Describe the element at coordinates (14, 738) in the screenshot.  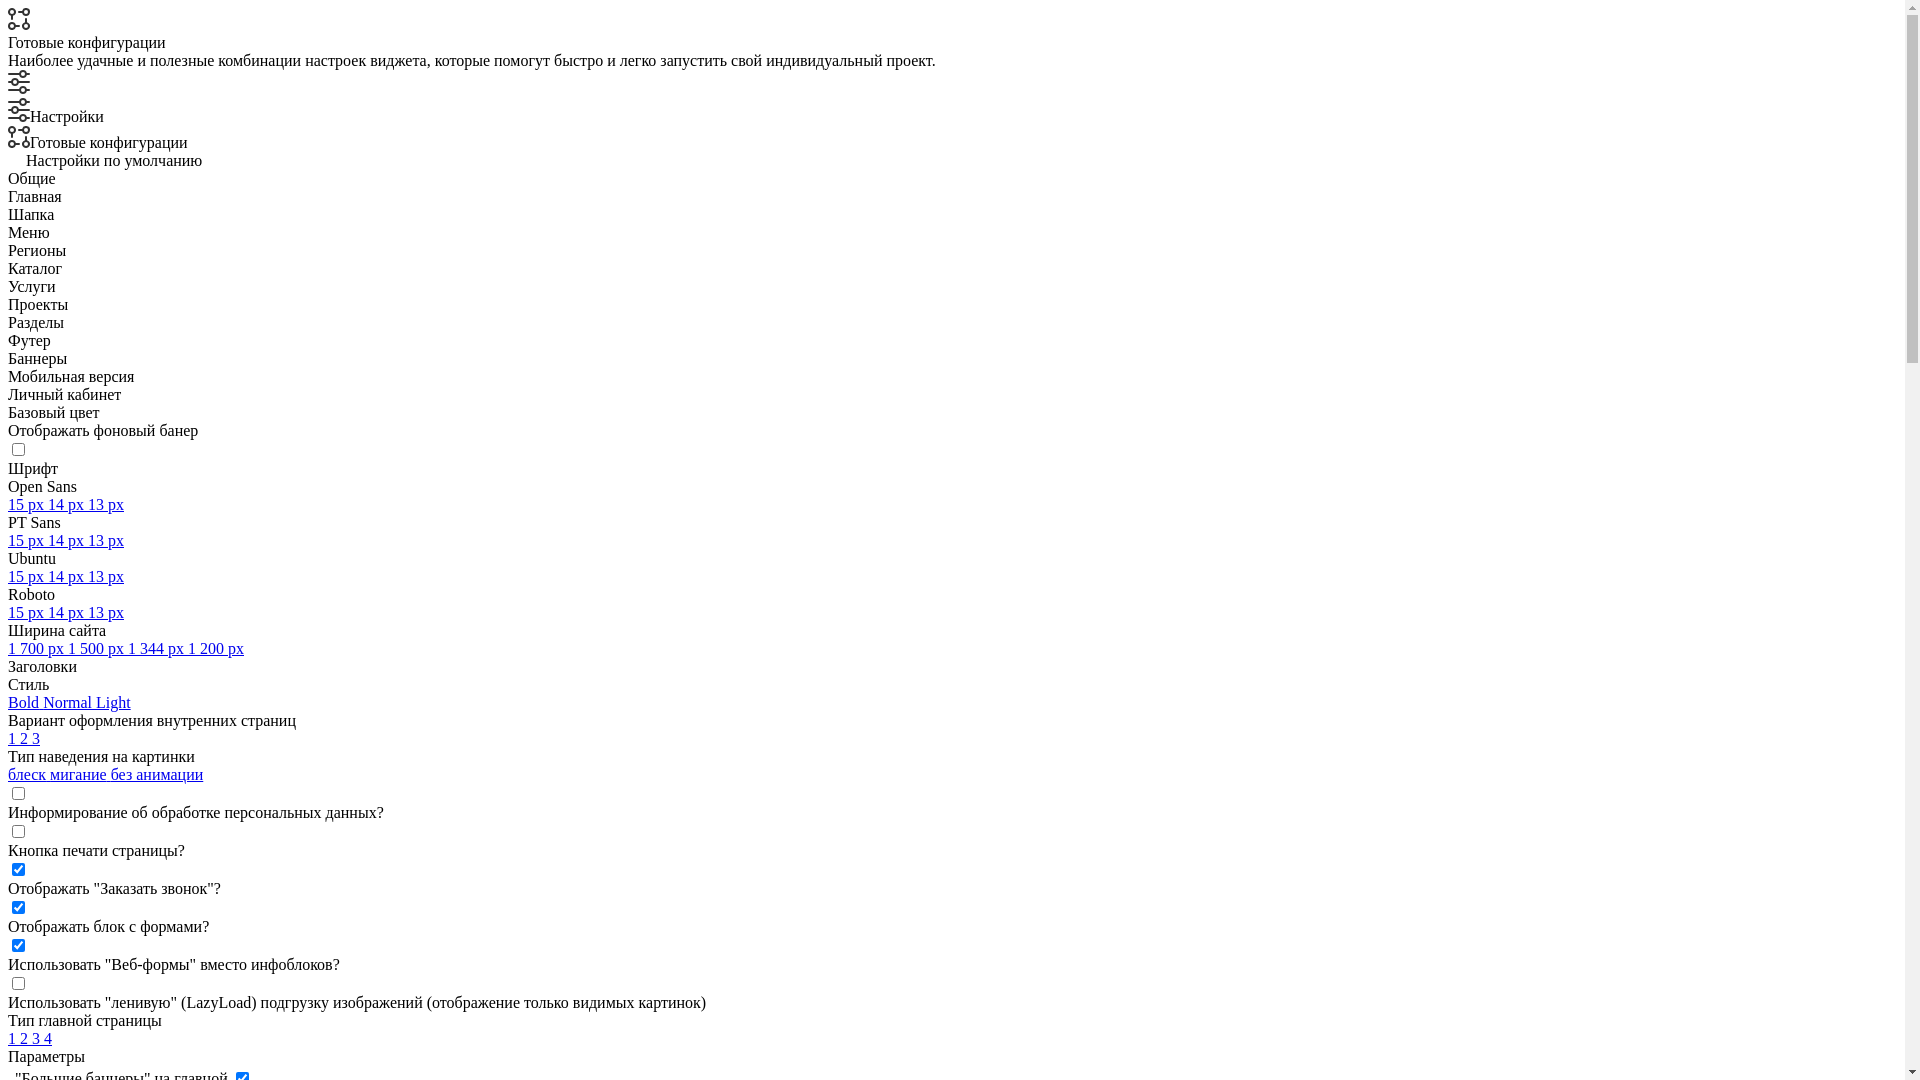
I see `'1'` at that location.